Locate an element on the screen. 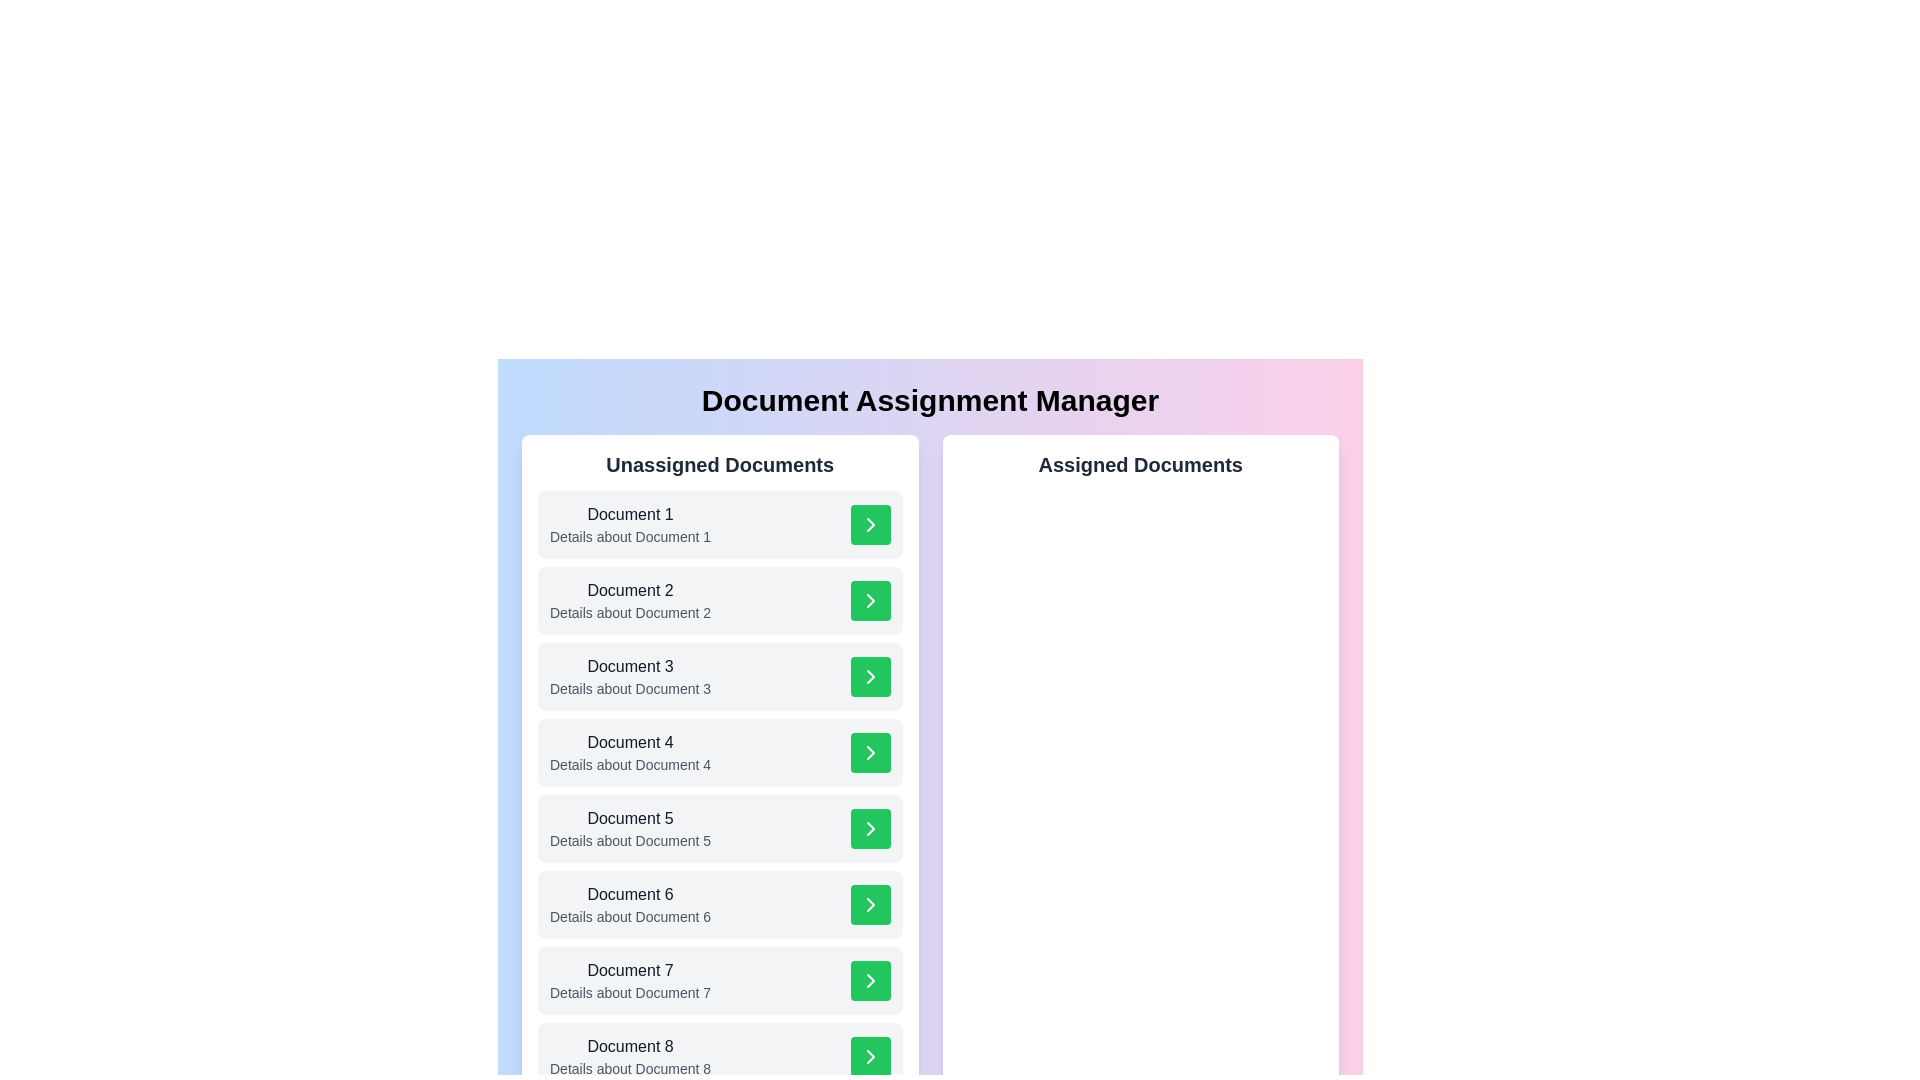  the non-interactive text label providing additional information about 'Document 8', located below its title in the 'Unassigned Documents' section is located at coordinates (629, 1067).